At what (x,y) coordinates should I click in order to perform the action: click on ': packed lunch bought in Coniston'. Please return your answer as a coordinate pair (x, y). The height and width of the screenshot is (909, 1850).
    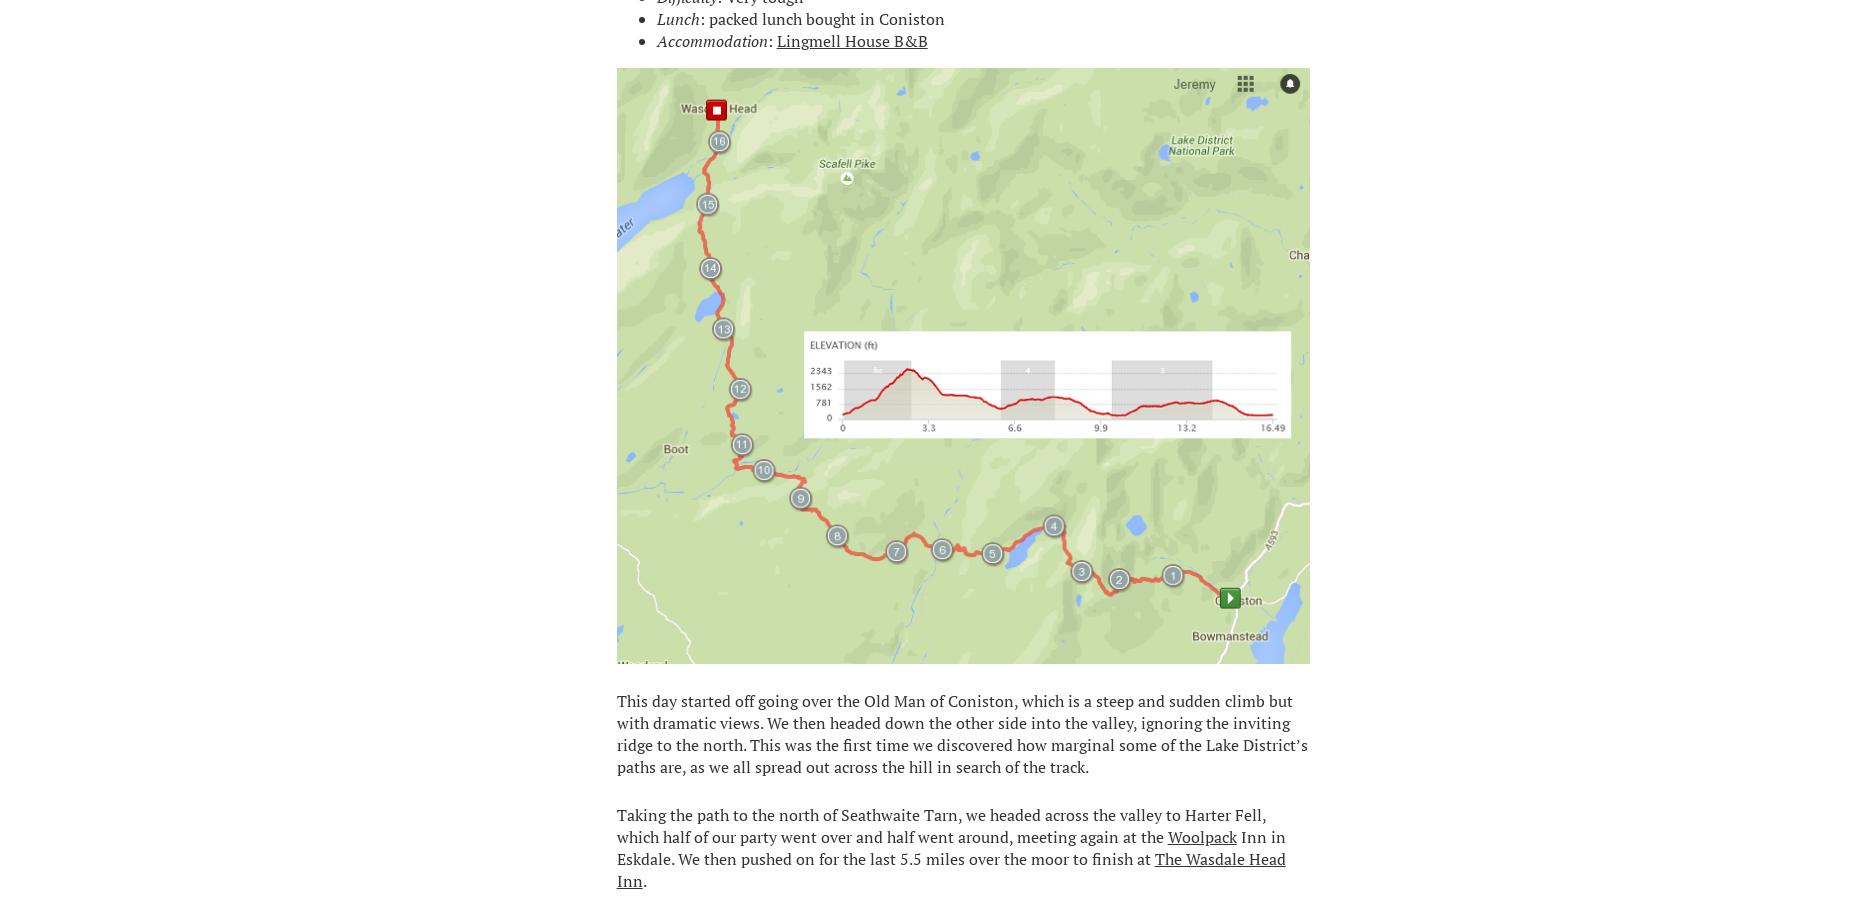
    Looking at the image, I should click on (821, 16).